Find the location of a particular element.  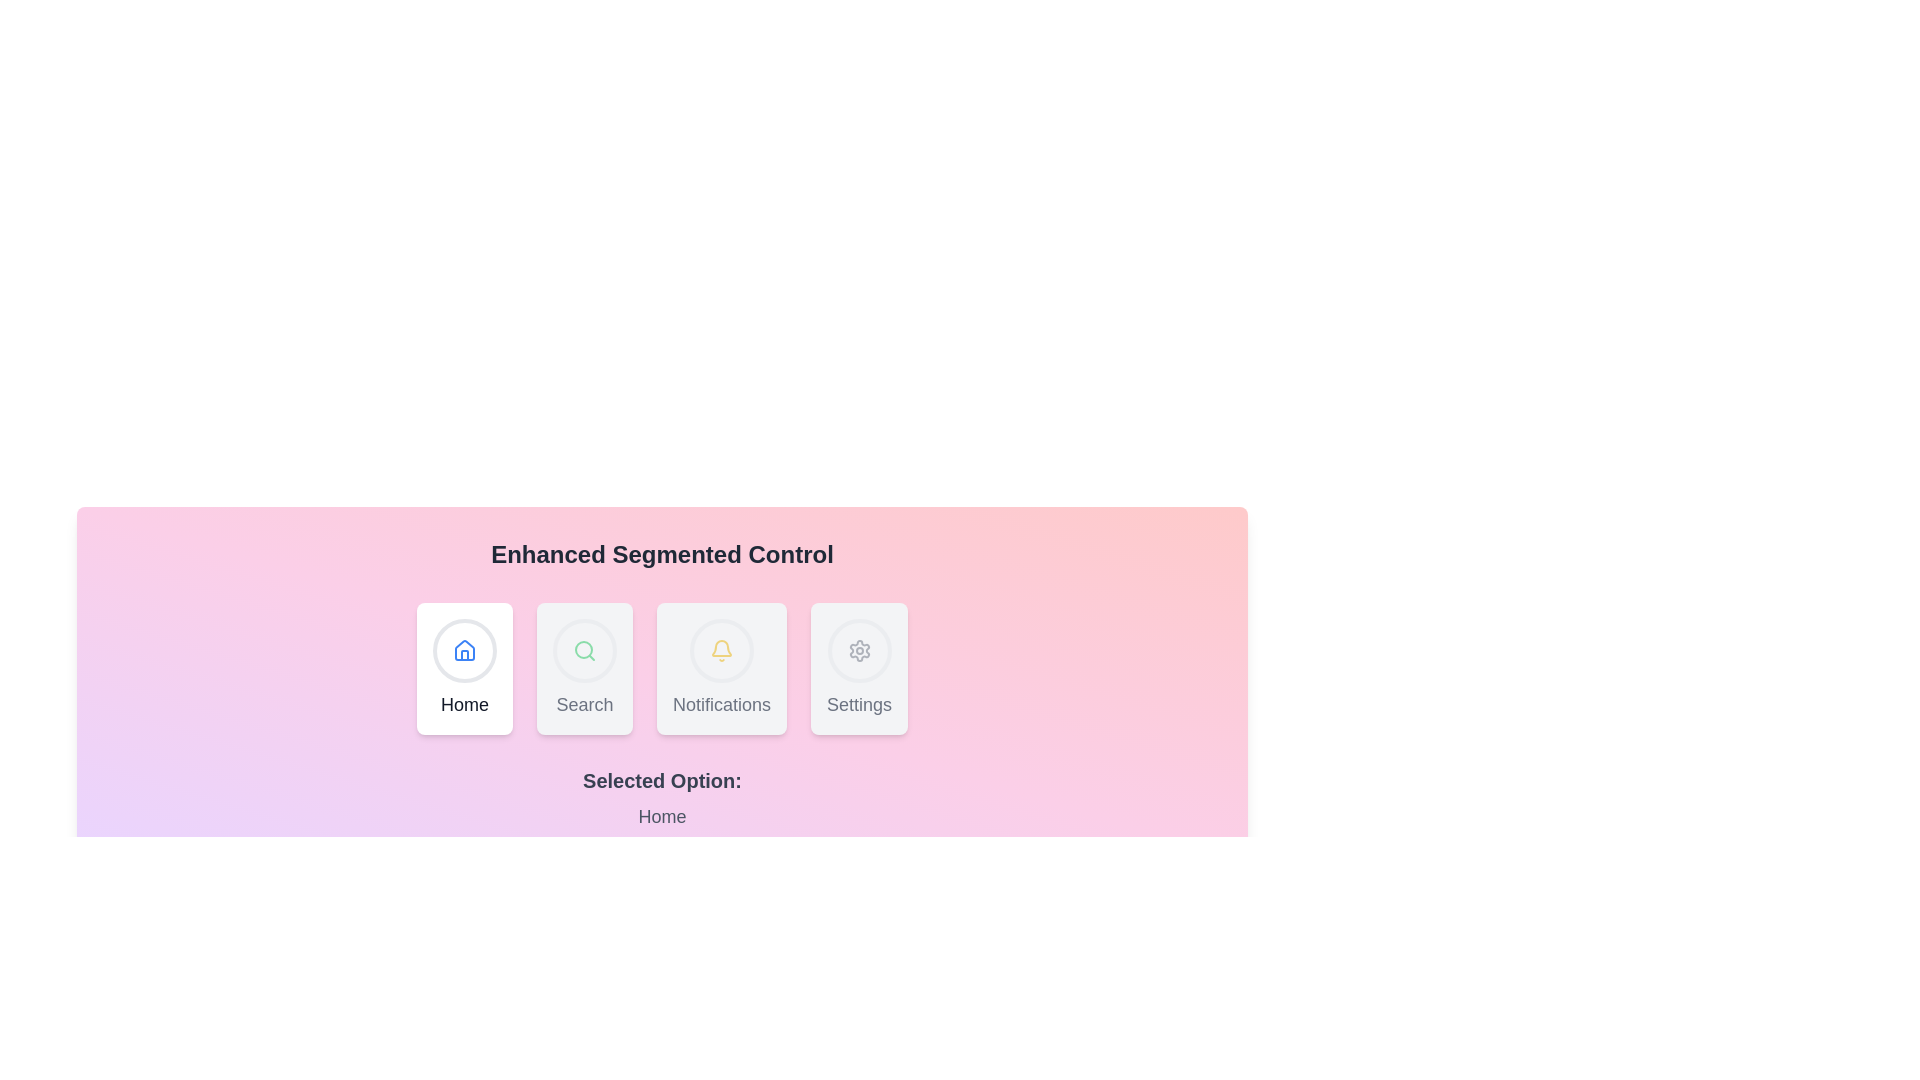

the door graphic of the house icon located within the first button in the interface is located at coordinates (464, 655).